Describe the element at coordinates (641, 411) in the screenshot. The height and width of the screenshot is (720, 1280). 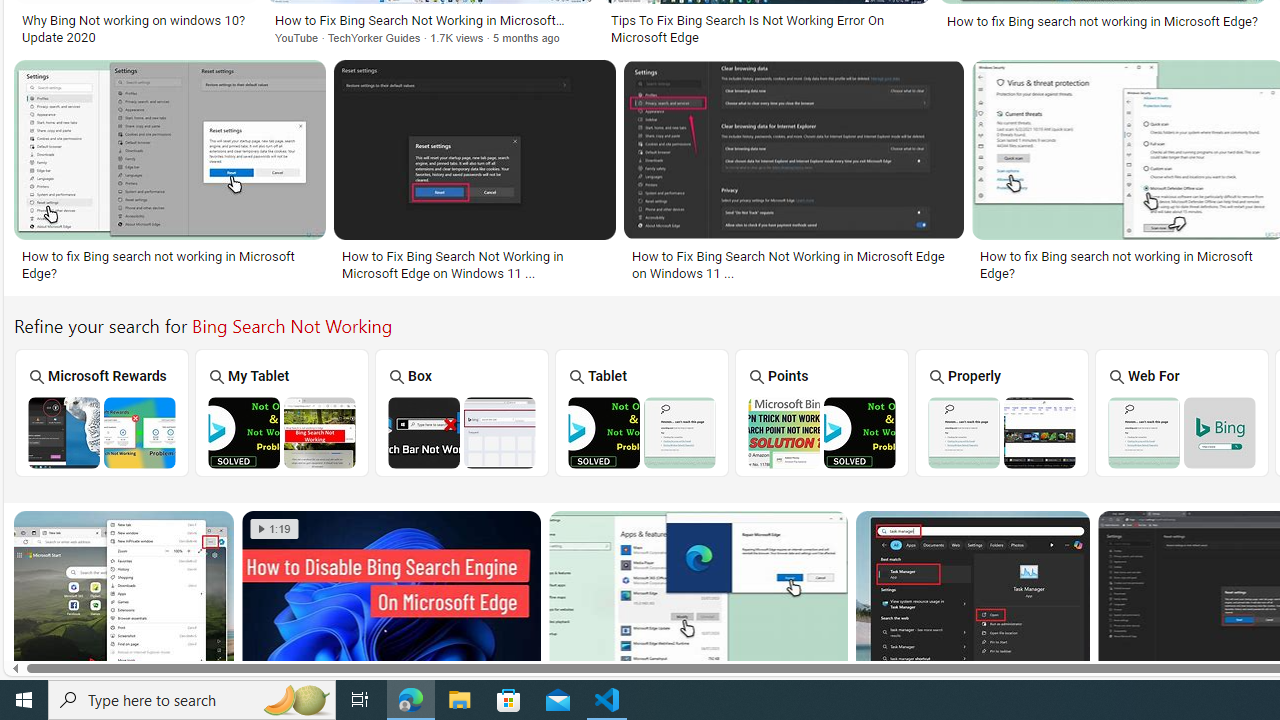
I see `'Tablet'` at that location.